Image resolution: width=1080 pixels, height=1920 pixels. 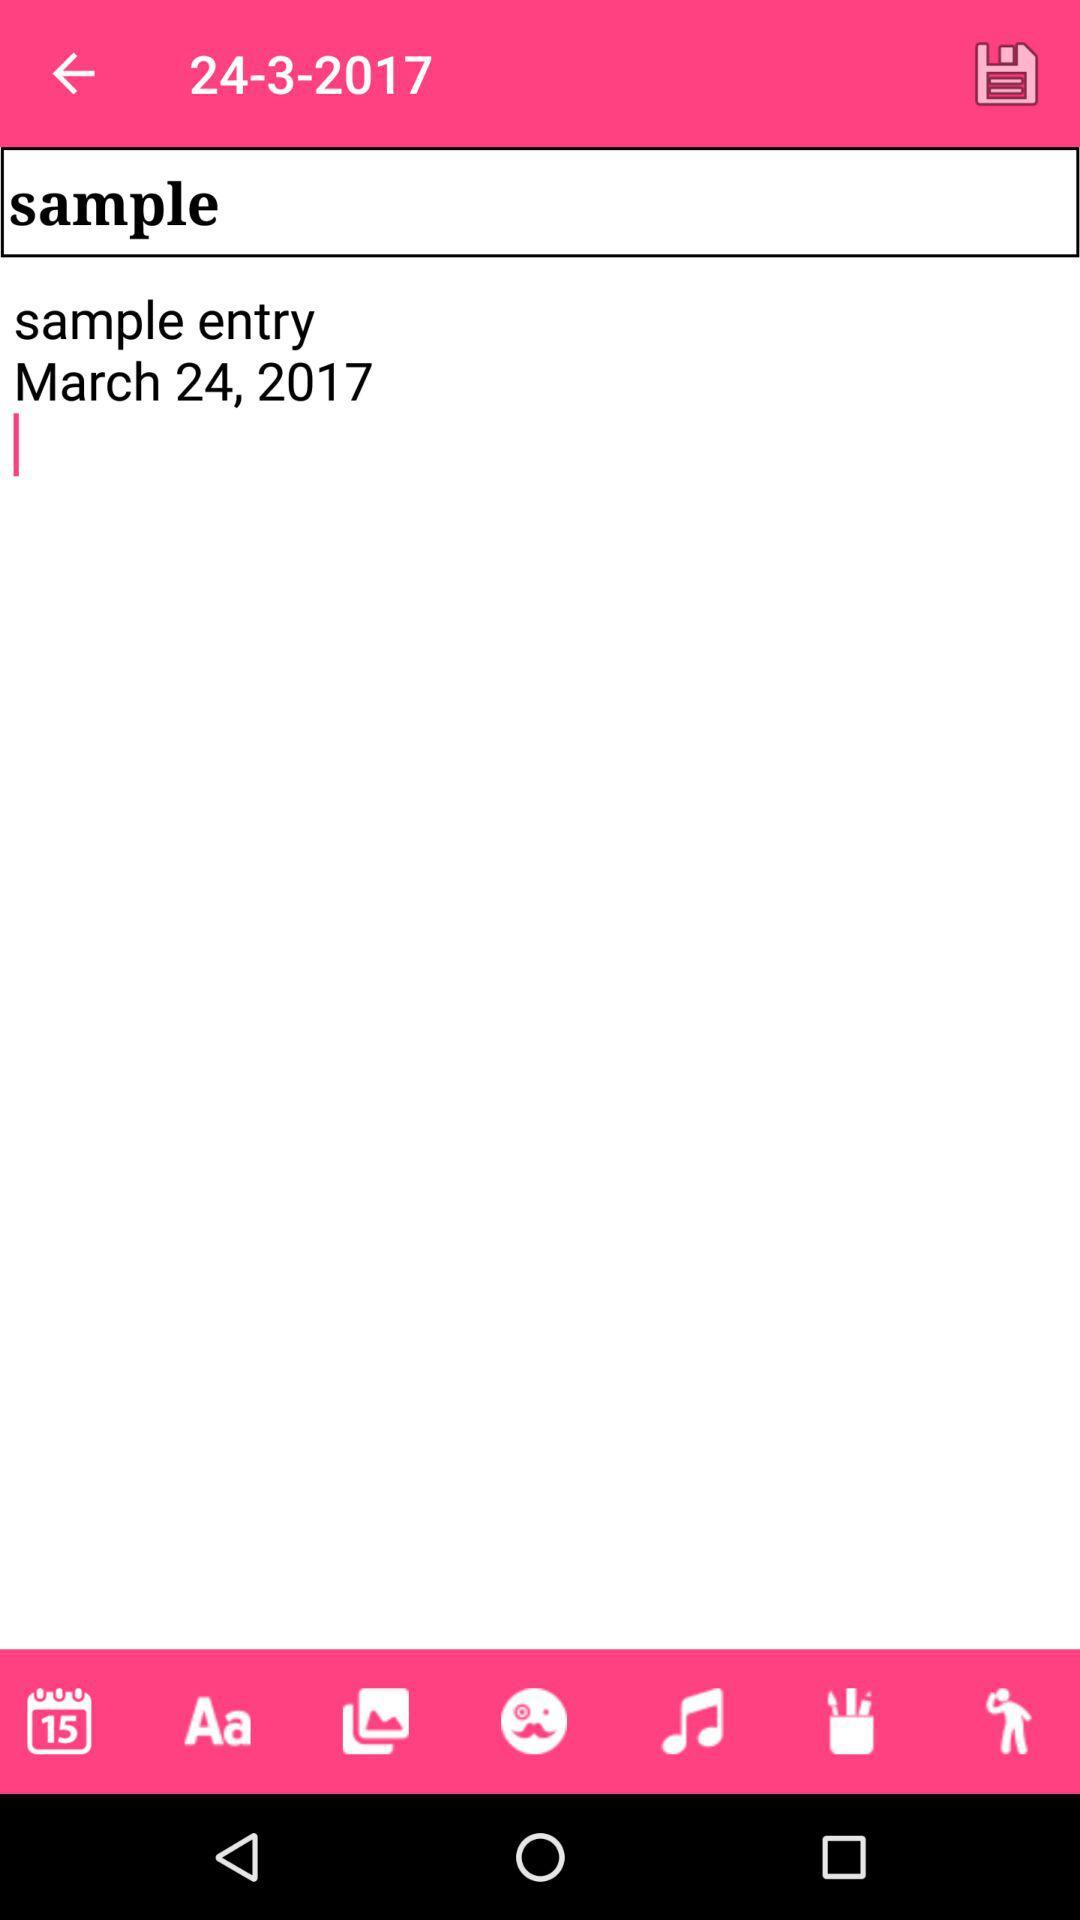 I want to click on entry, so click(x=1006, y=73).